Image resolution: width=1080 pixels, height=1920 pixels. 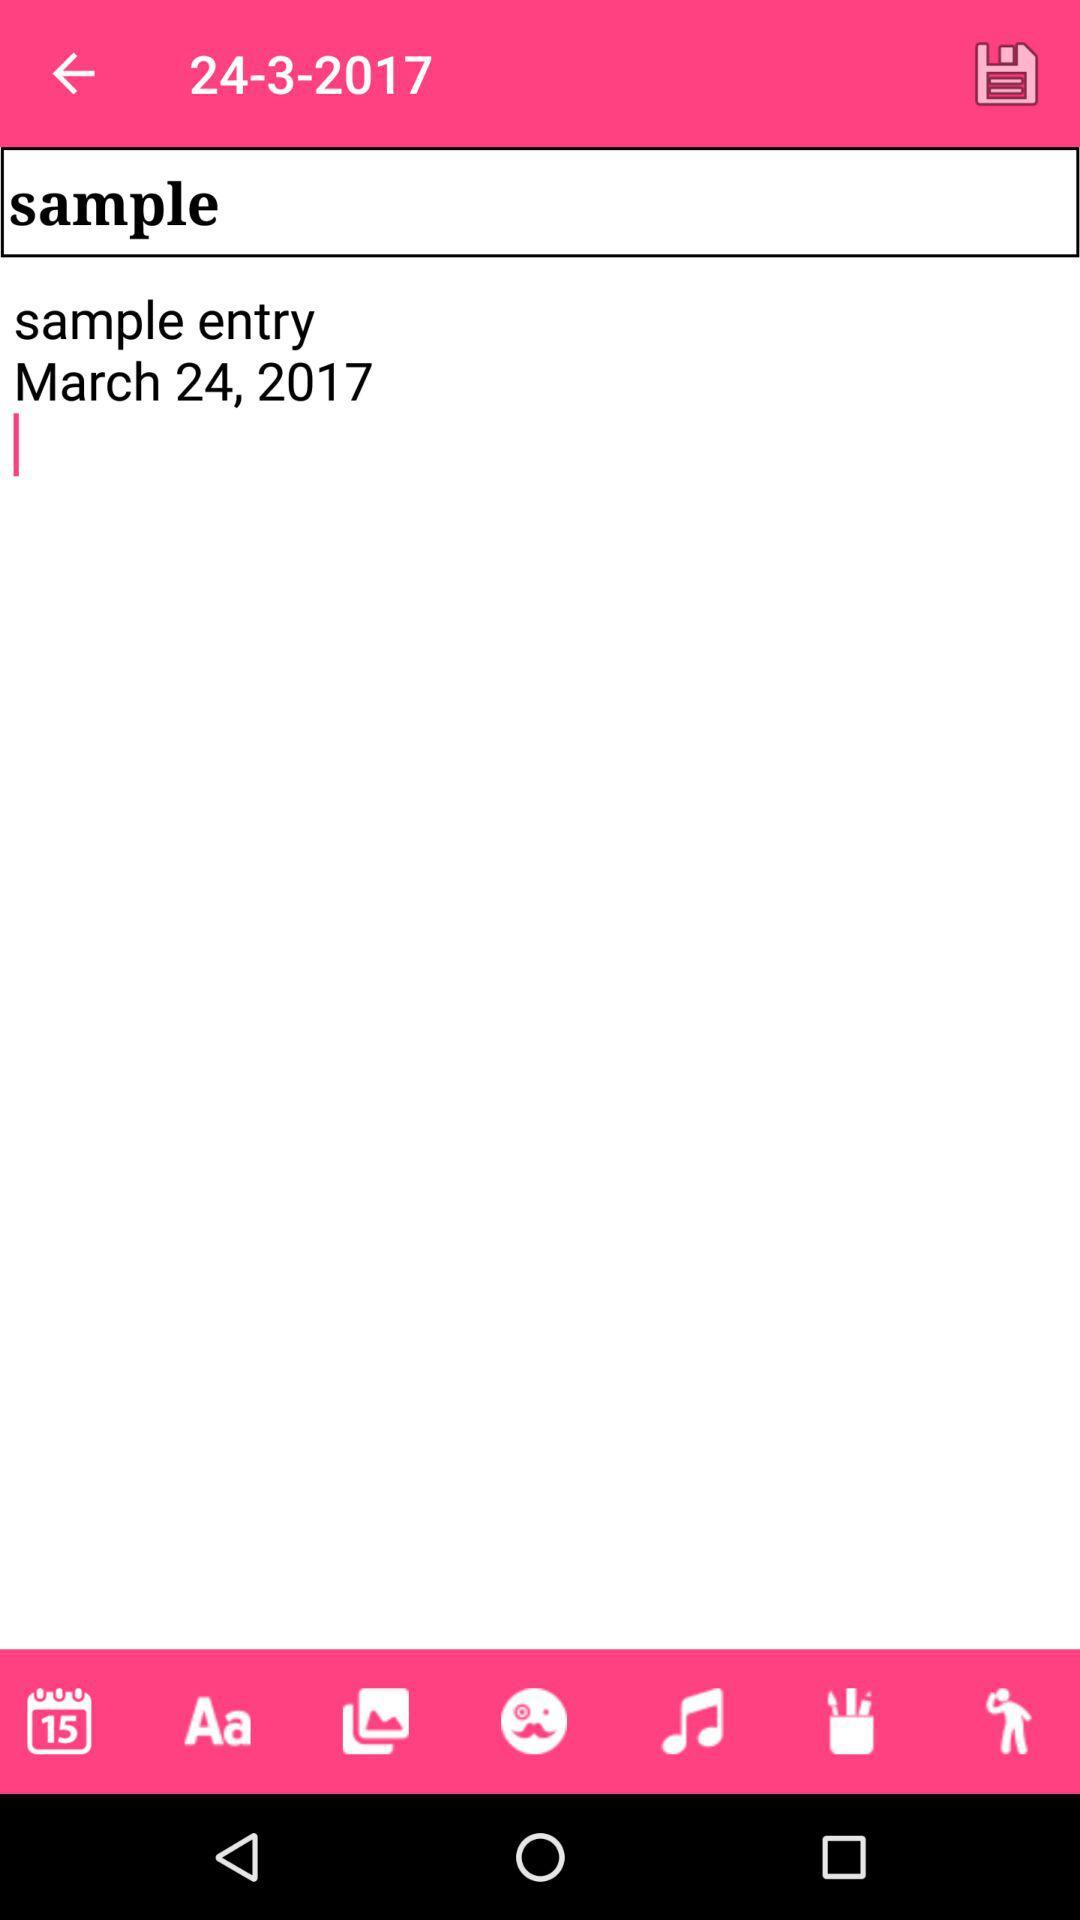 I want to click on entry, so click(x=1006, y=73).